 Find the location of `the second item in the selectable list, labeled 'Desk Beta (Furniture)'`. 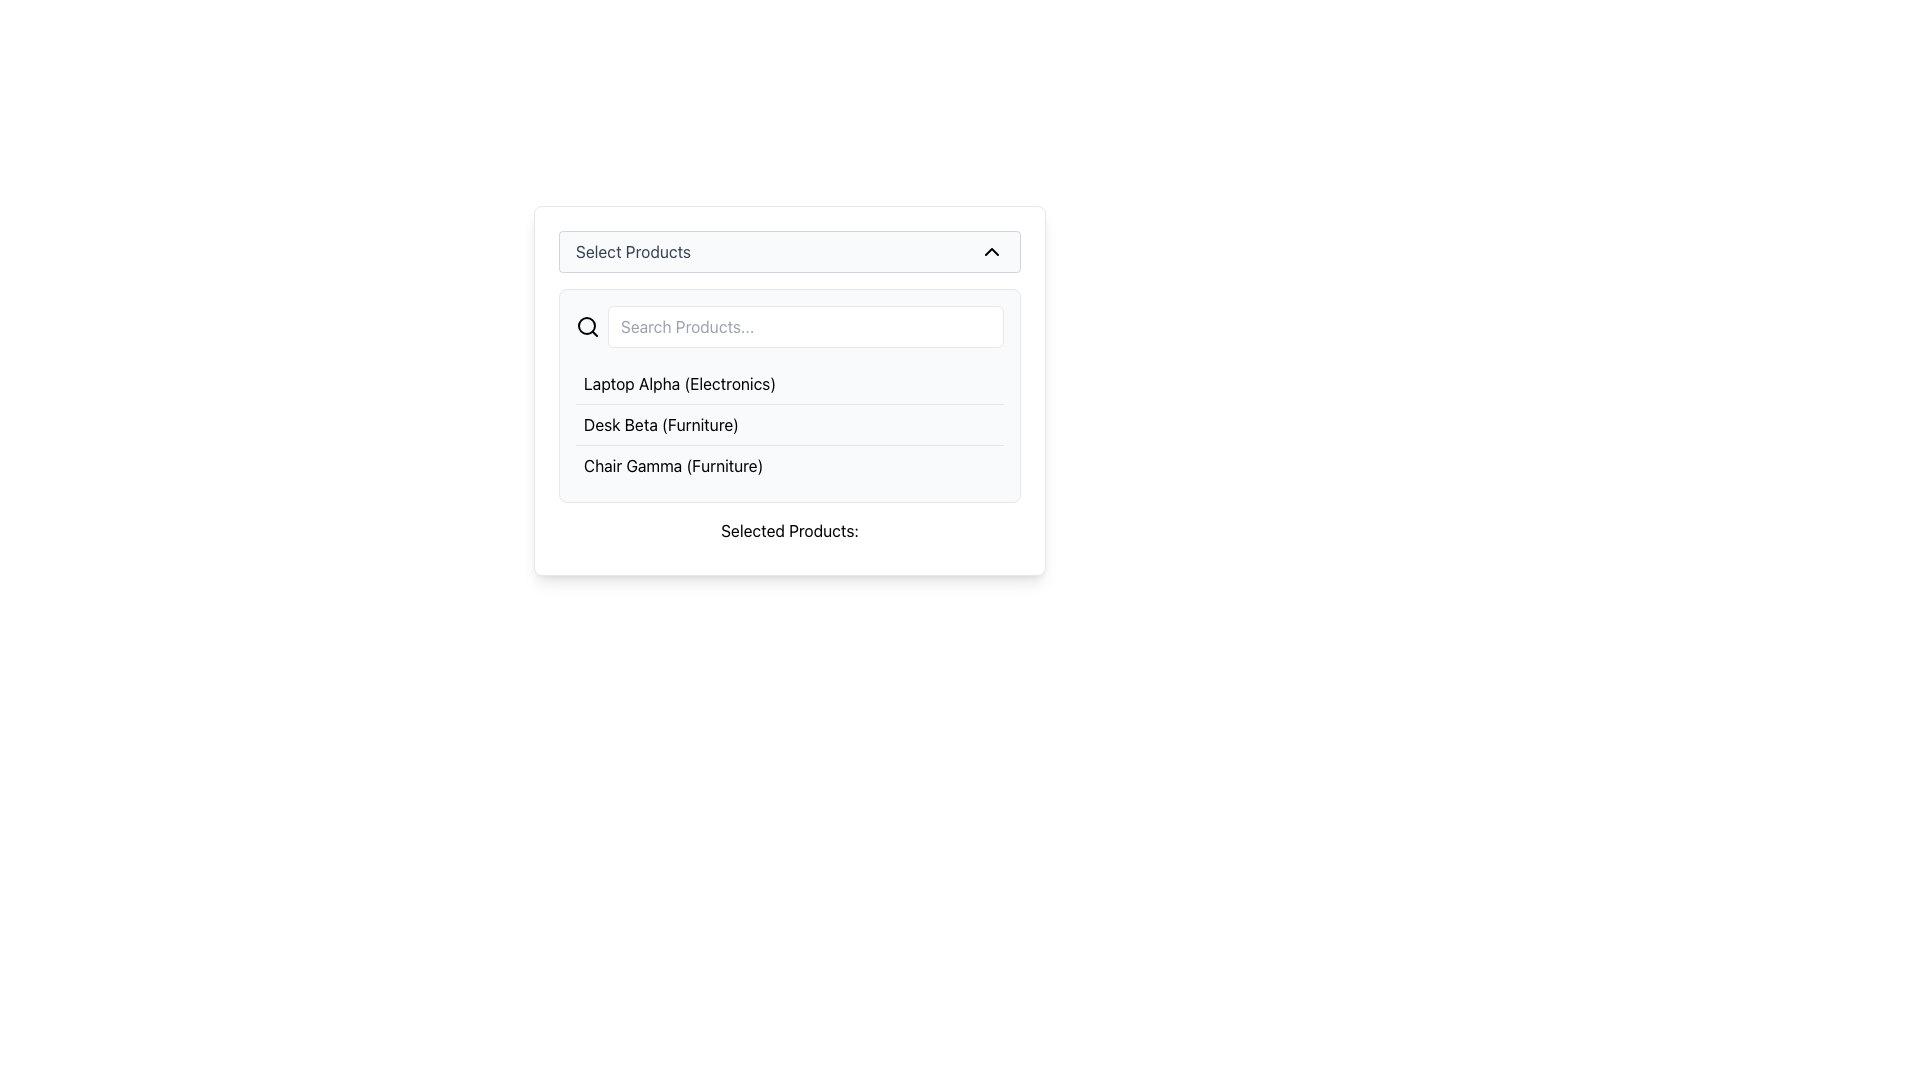

the second item in the selectable list, labeled 'Desk Beta (Furniture)' is located at coordinates (789, 423).